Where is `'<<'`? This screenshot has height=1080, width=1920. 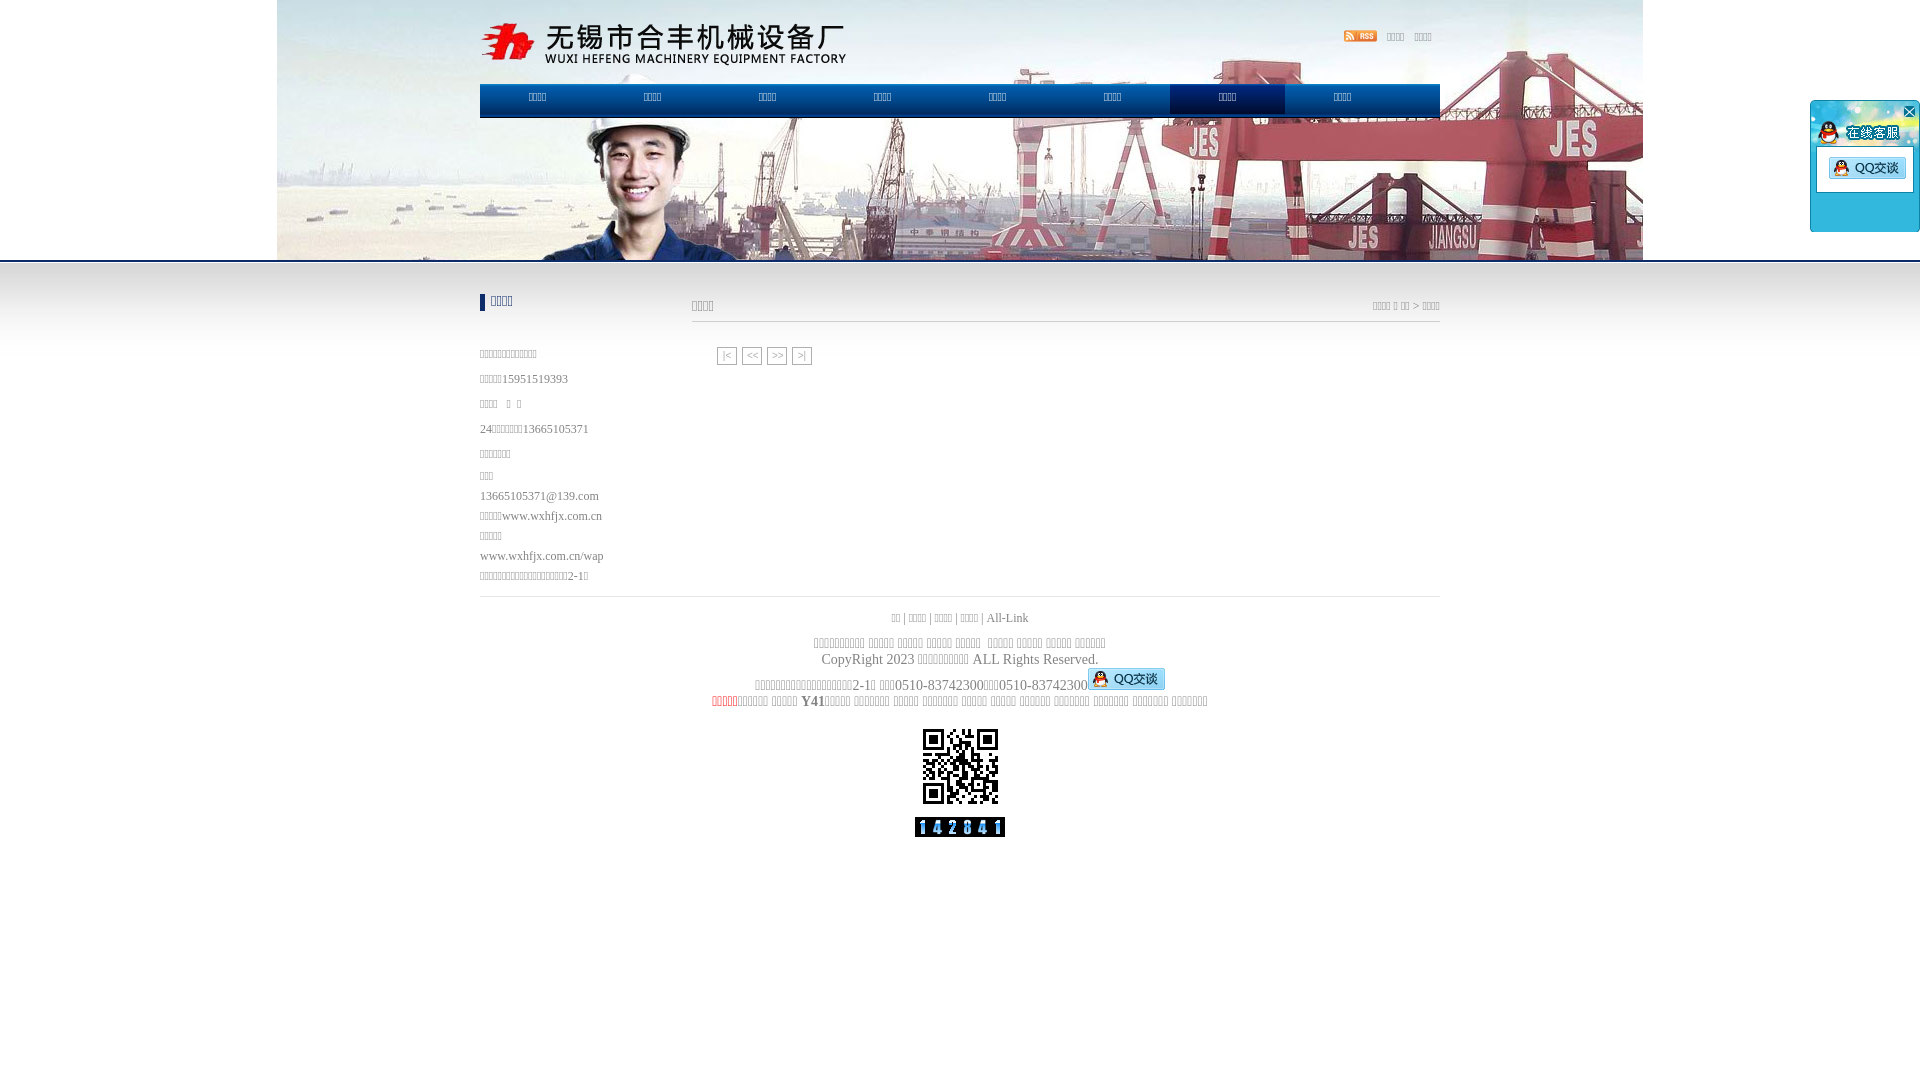
'<<' is located at coordinates (751, 354).